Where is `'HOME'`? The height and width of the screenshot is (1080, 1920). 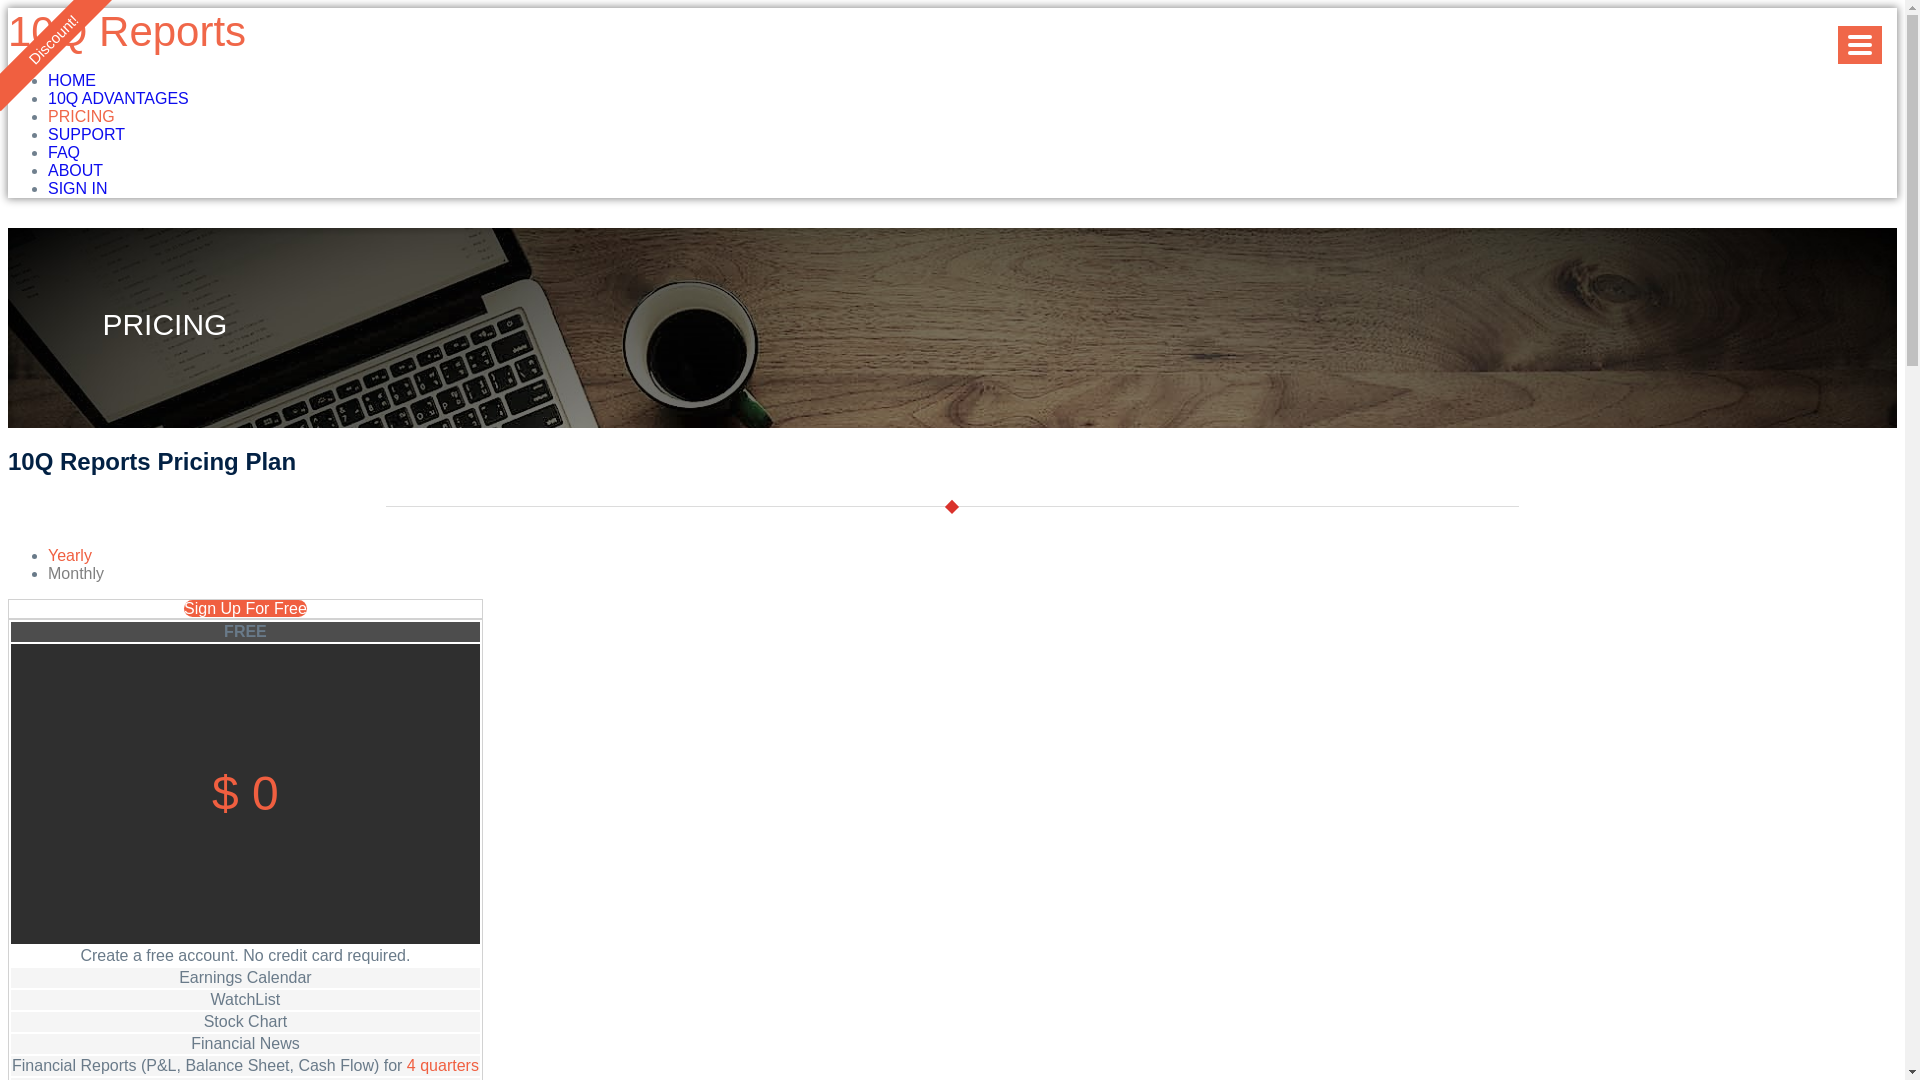 'HOME' is located at coordinates (72, 79).